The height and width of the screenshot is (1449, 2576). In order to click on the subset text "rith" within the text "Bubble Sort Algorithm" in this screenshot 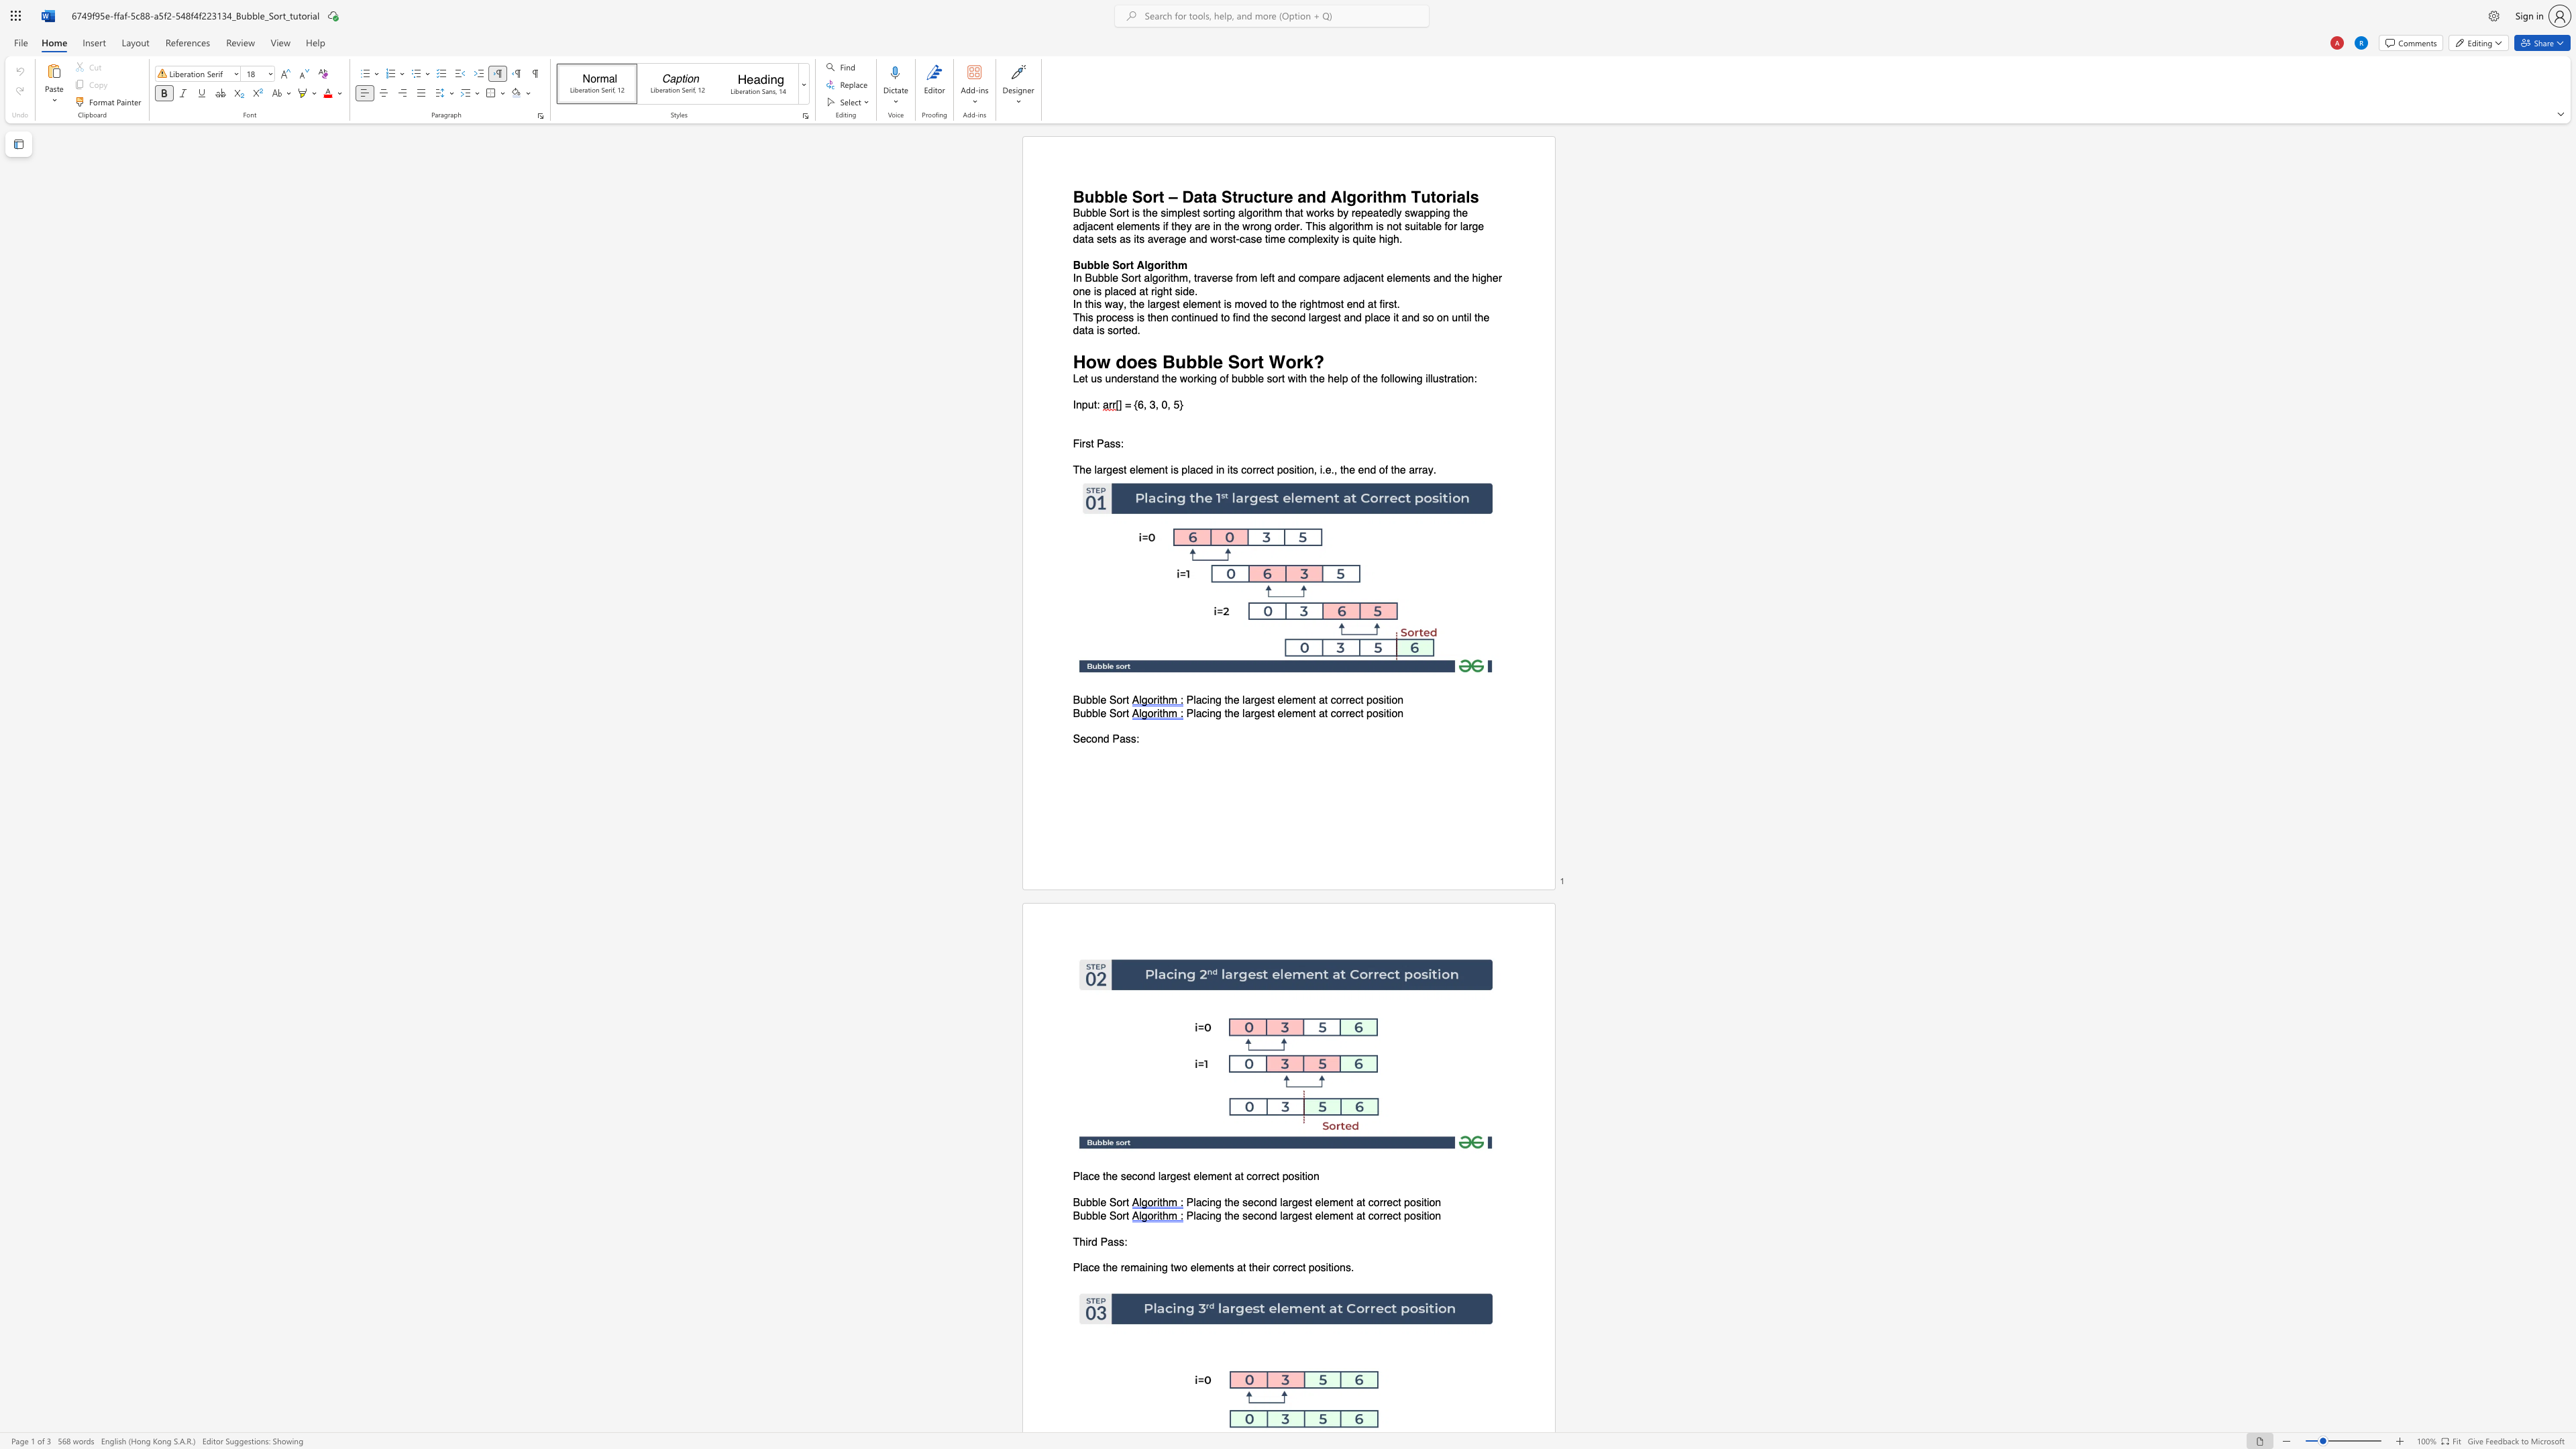, I will do `click(1160, 264)`.